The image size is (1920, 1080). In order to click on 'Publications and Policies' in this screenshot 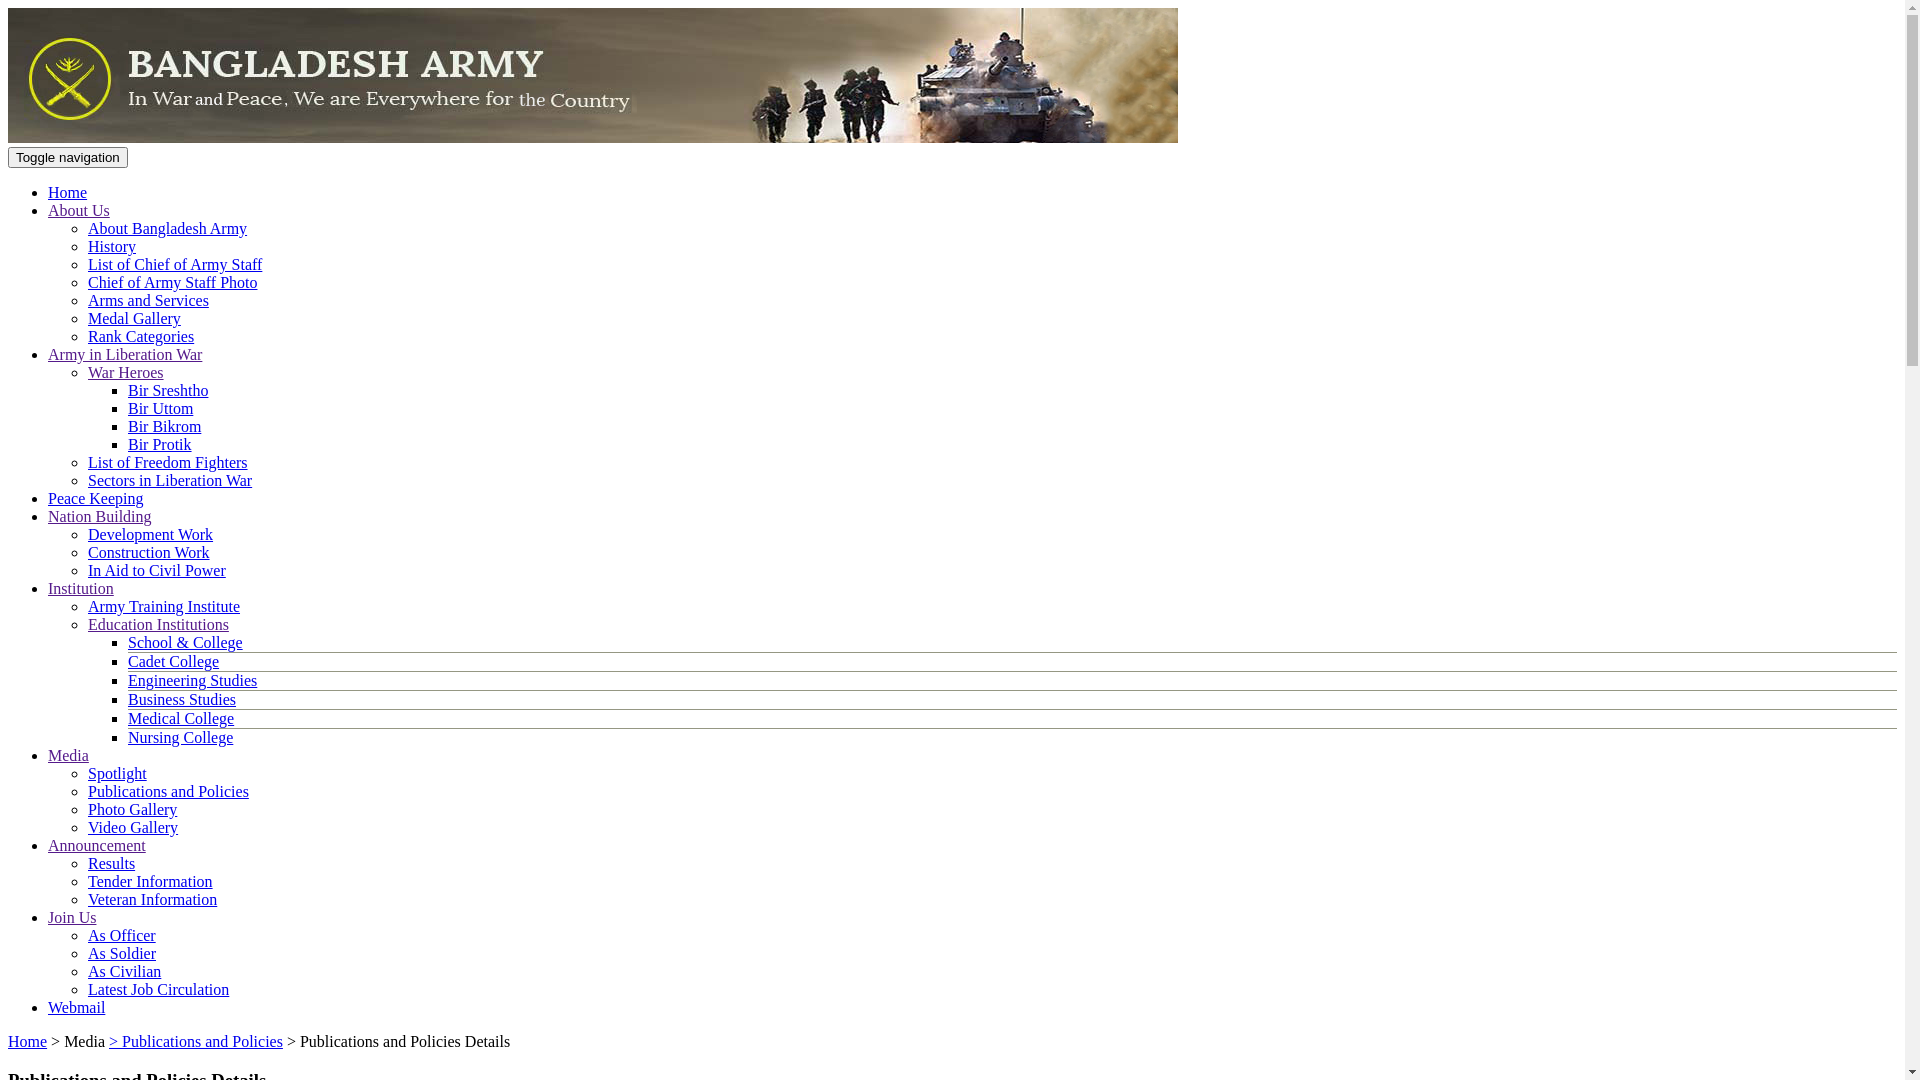, I will do `click(86, 790)`.